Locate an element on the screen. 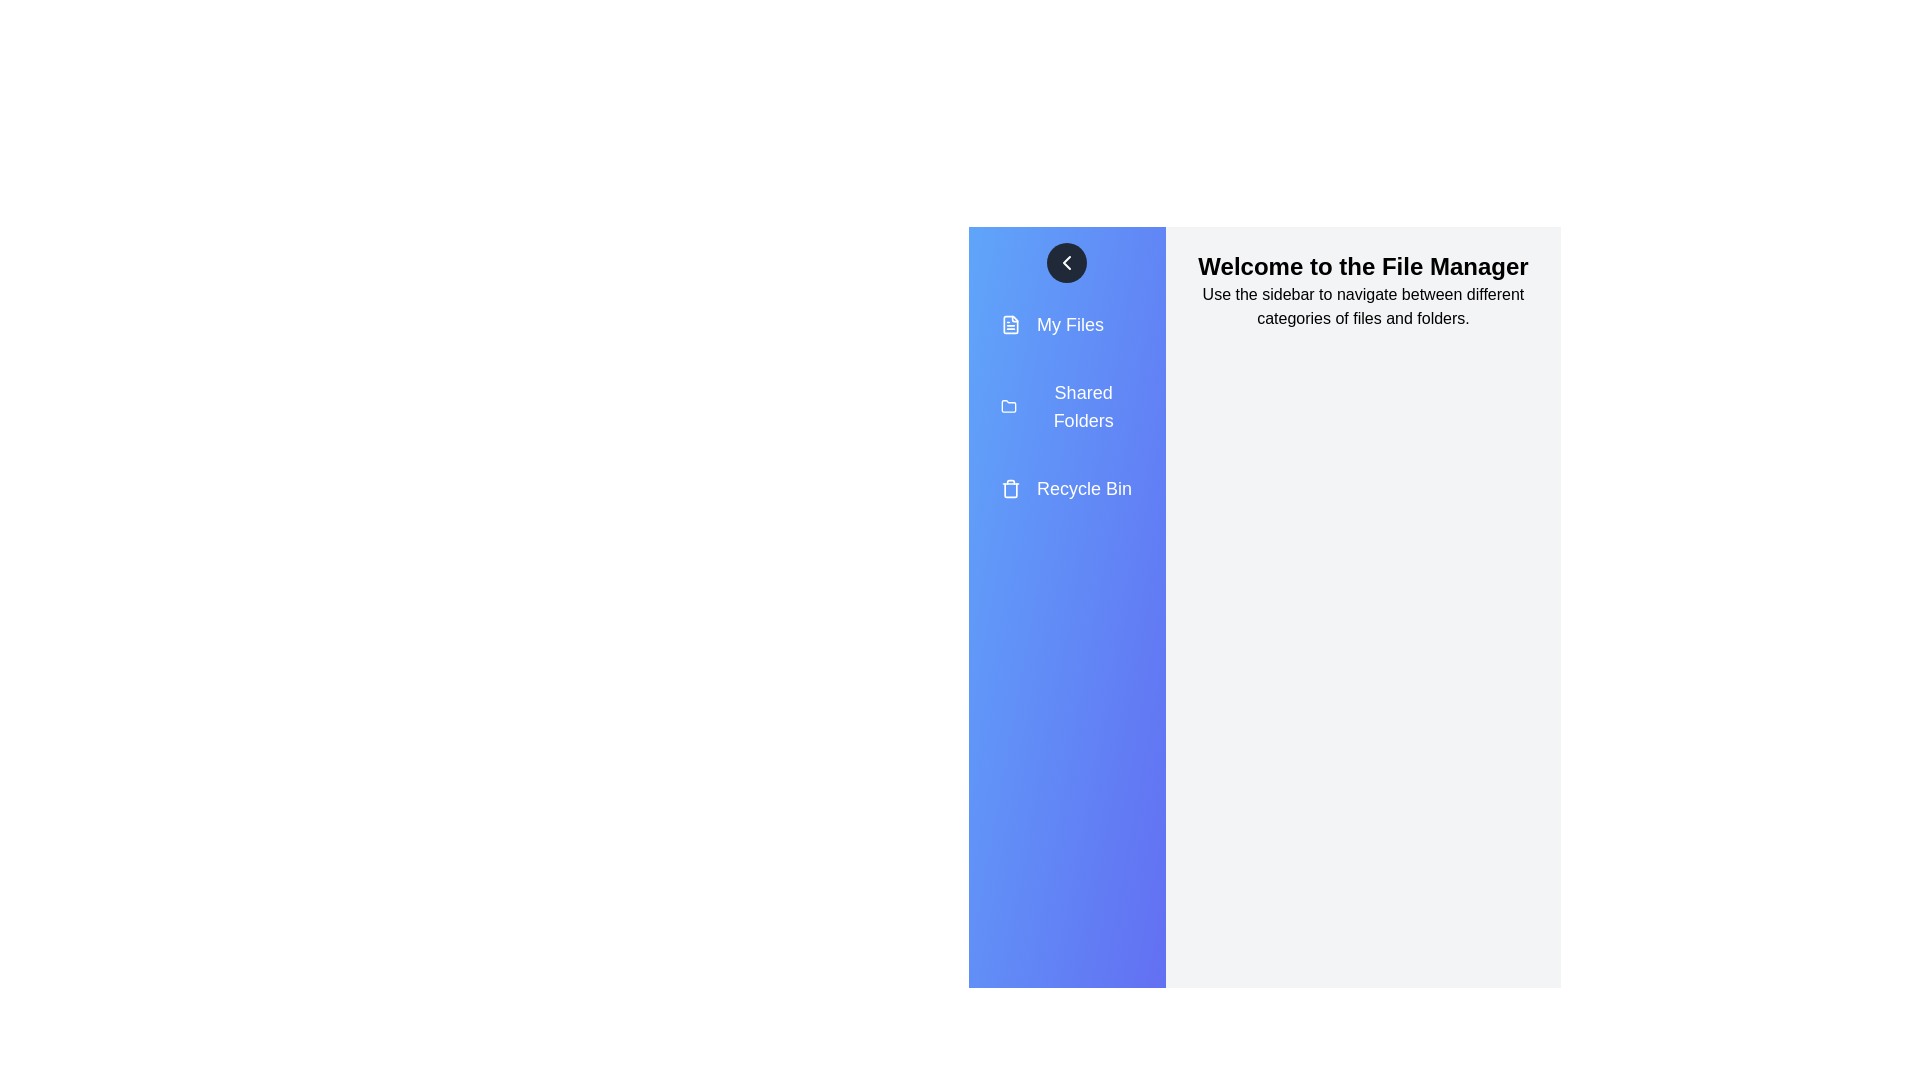 The height and width of the screenshot is (1080, 1920). the 'Recycle Bin' menu item in the sidebar is located at coordinates (1065, 489).